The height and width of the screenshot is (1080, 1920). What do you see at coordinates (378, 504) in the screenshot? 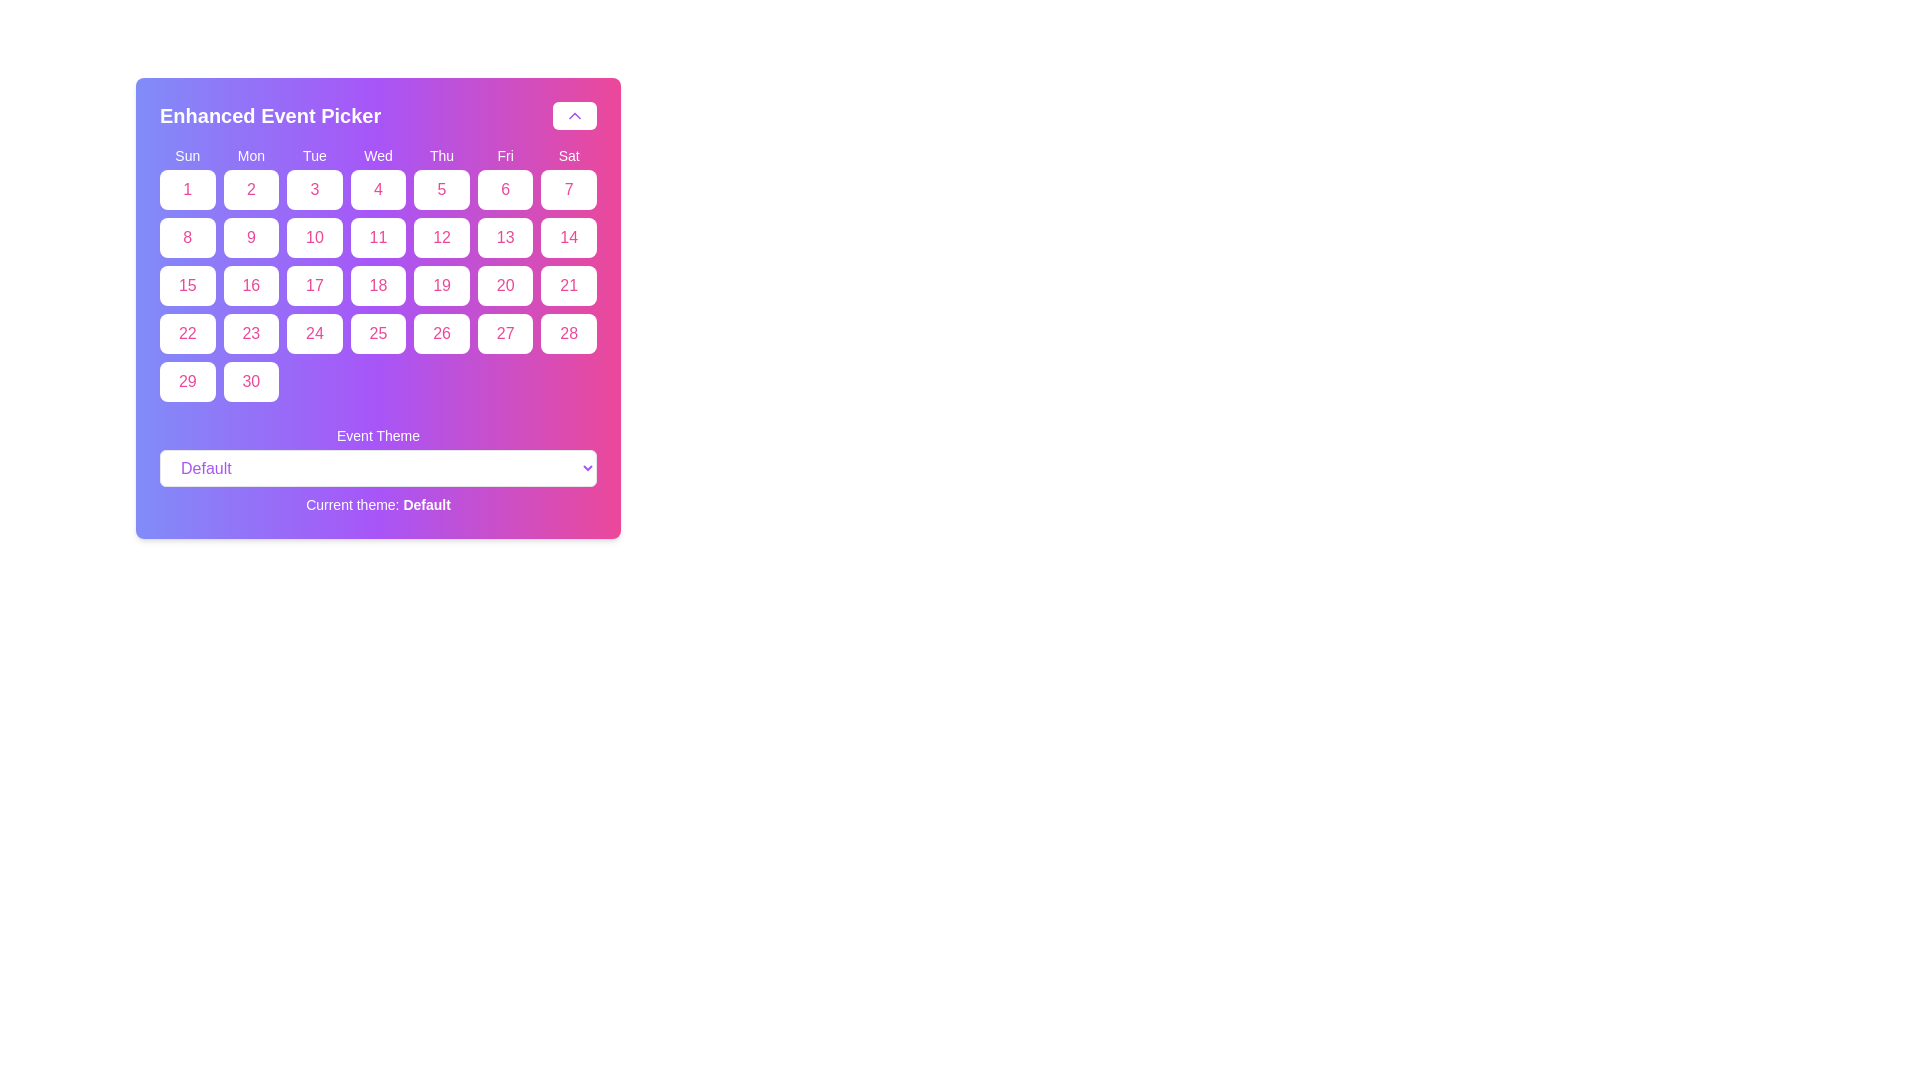
I see `the static text label displaying 'Current theme: Default', located near the bottom of the 'Enhanced Event Picker' UI panel, below the 'Event Theme' dropdown menu` at bounding box center [378, 504].